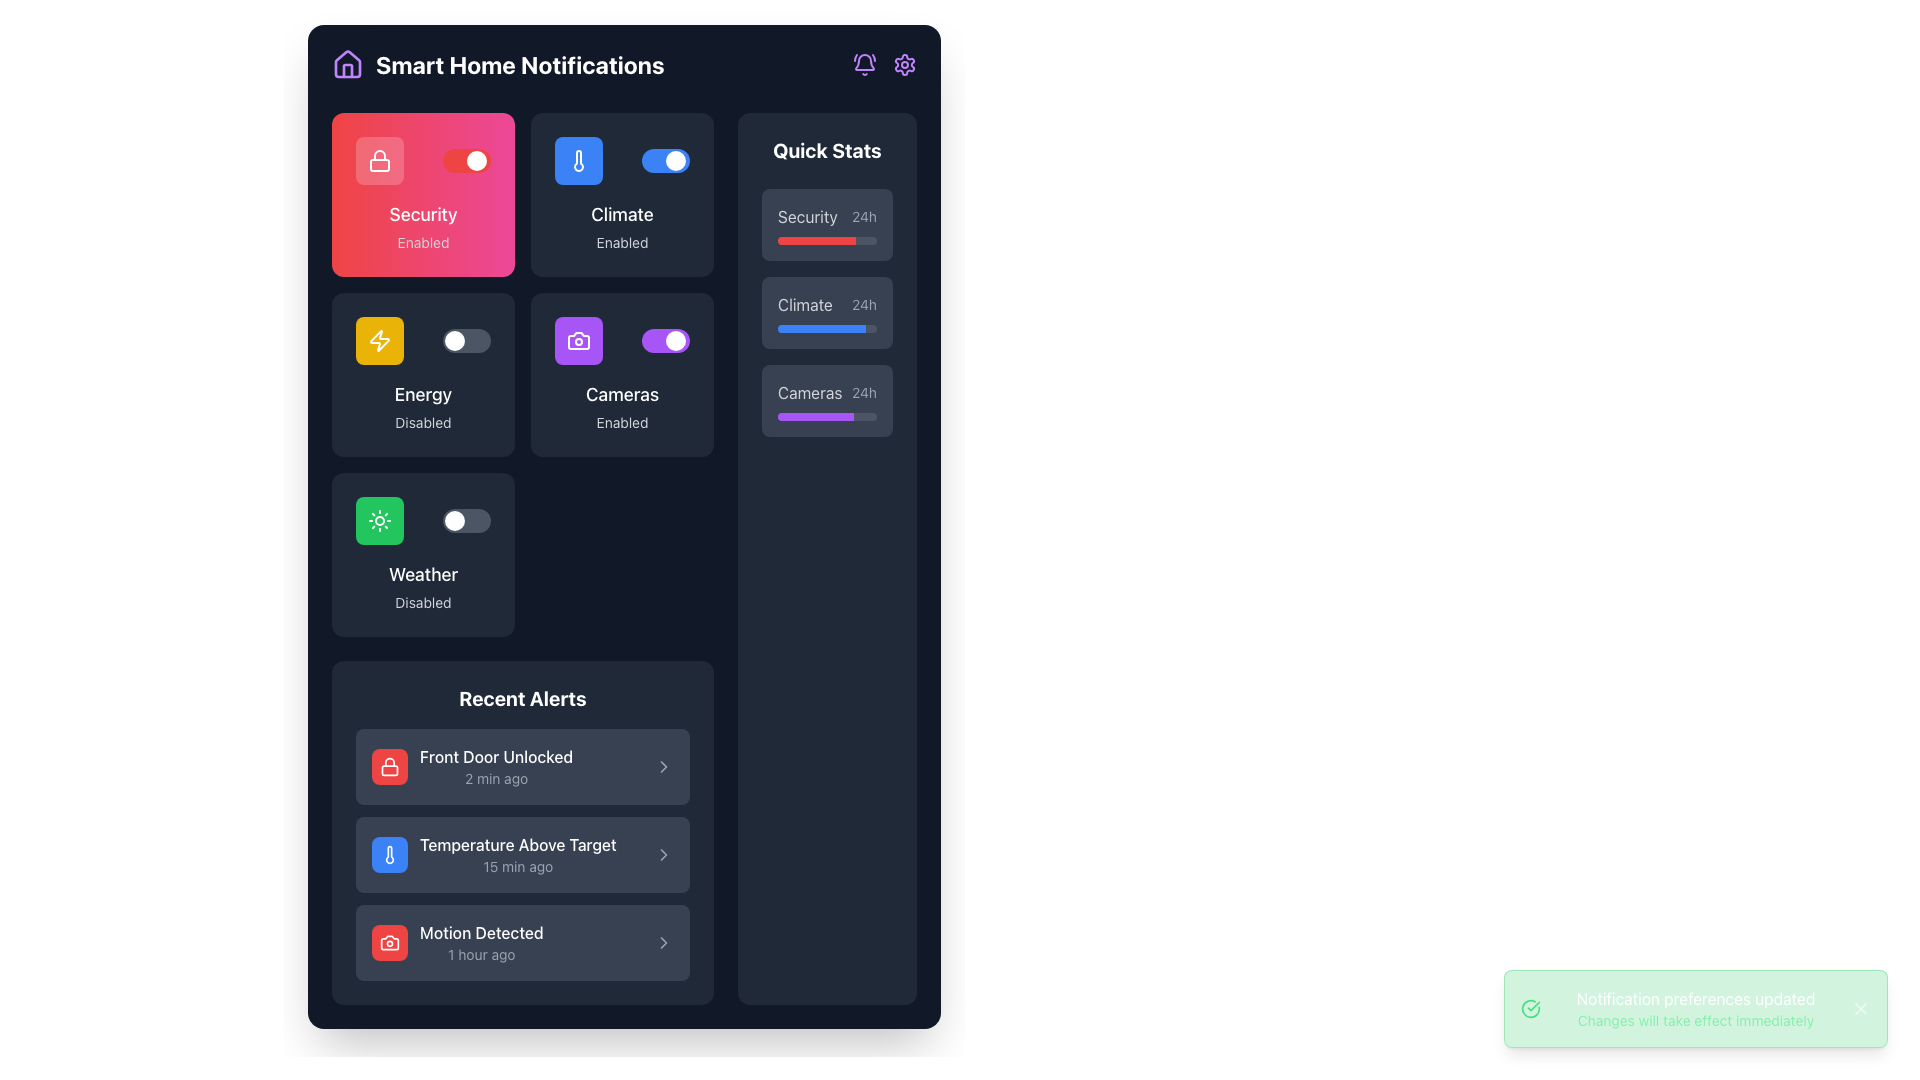 The width and height of the screenshot is (1920, 1080). Describe the element at coordinates (827, 312) in the screenshot. I see `the Information block with a progress bar labeled 'Climate 24h', which features a dark background, a larger light-gray 'Climate' text, a smaller grayish '24h' text, and a blue rounded progress bar` at that location.